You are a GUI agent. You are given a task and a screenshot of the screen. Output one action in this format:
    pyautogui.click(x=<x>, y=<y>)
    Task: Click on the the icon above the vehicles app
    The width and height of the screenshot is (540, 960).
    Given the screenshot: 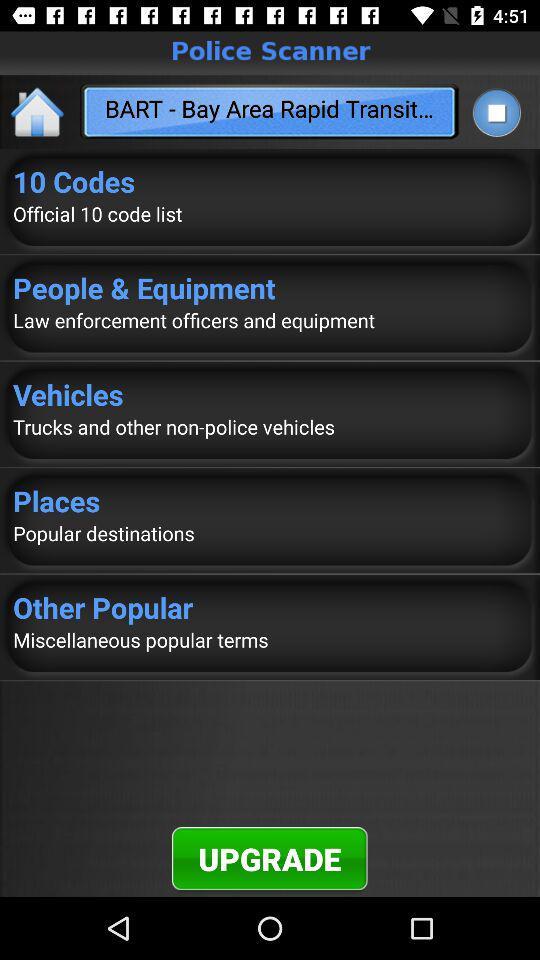 What is the action you would take?
    pyautogui.click(x=270, y=320)
    